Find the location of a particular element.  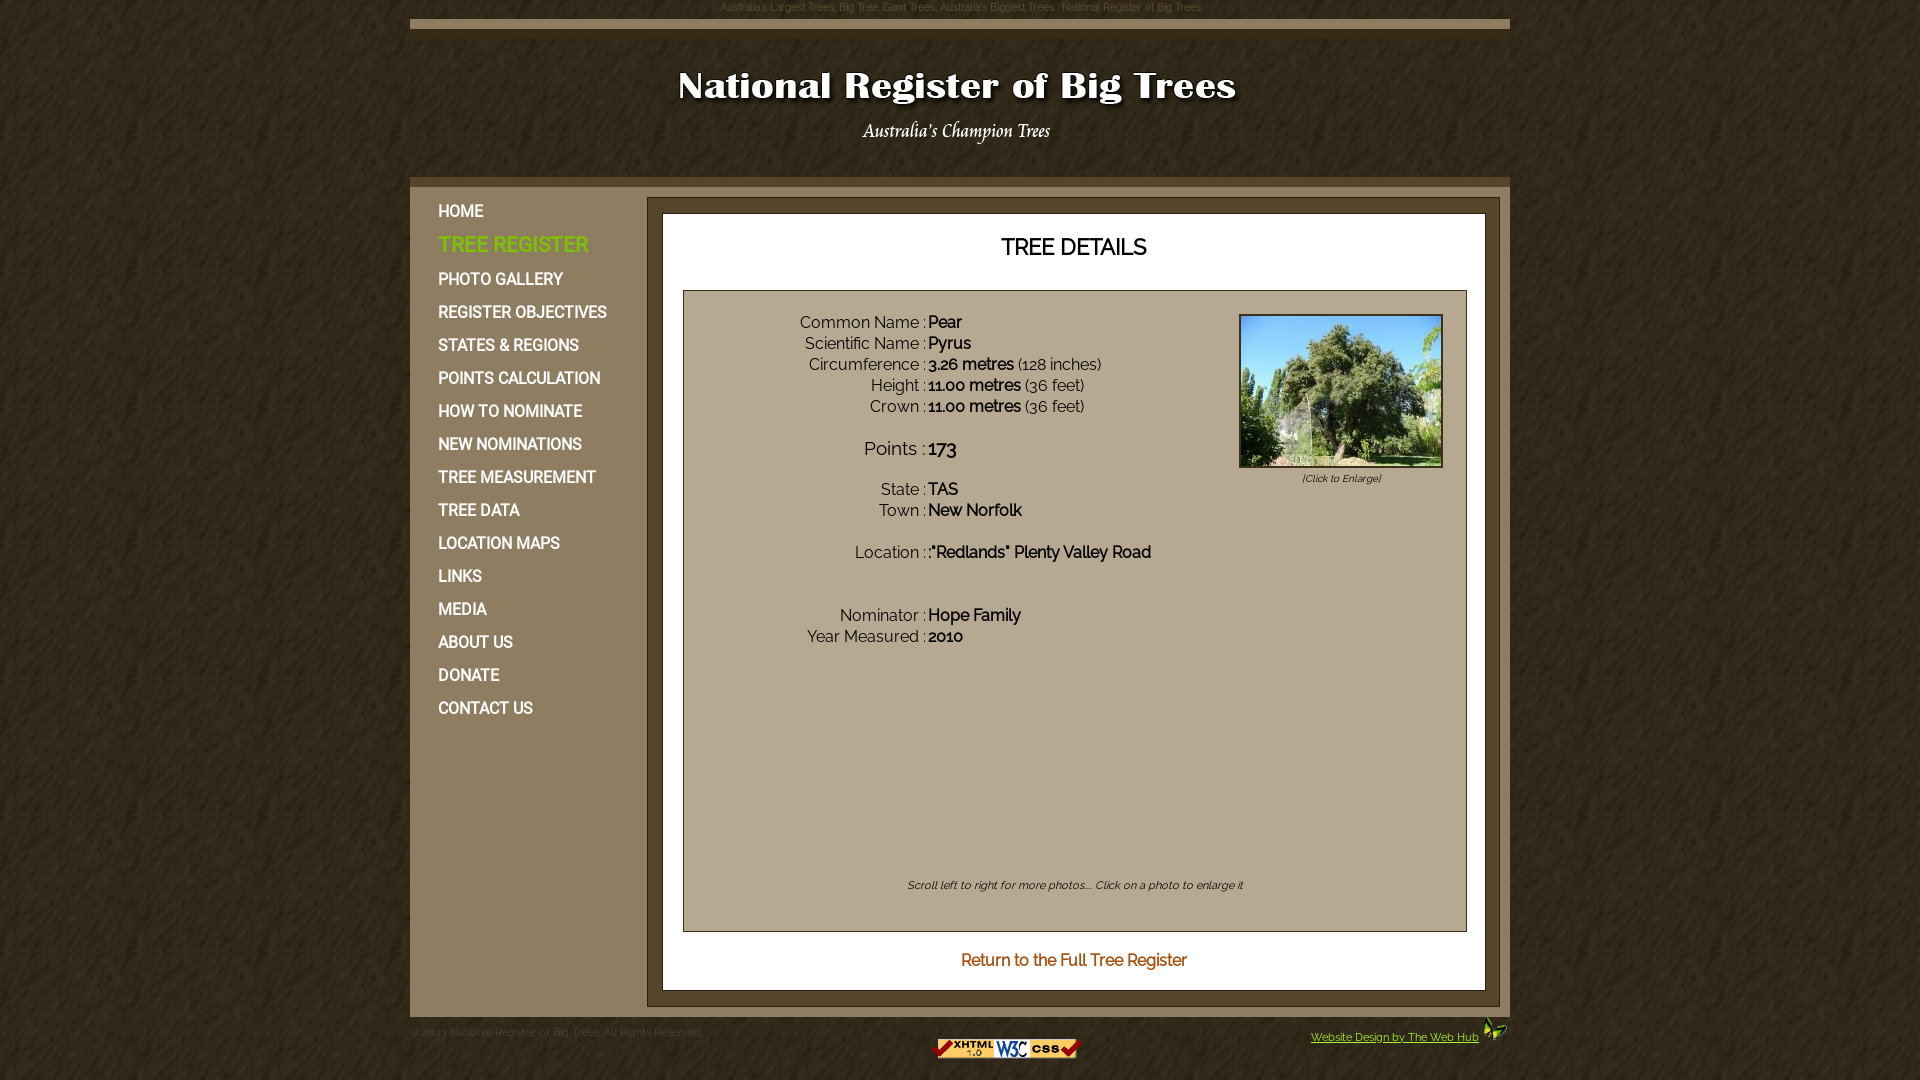

'STATES & REGIONS' is located at coordinates (526, 344).